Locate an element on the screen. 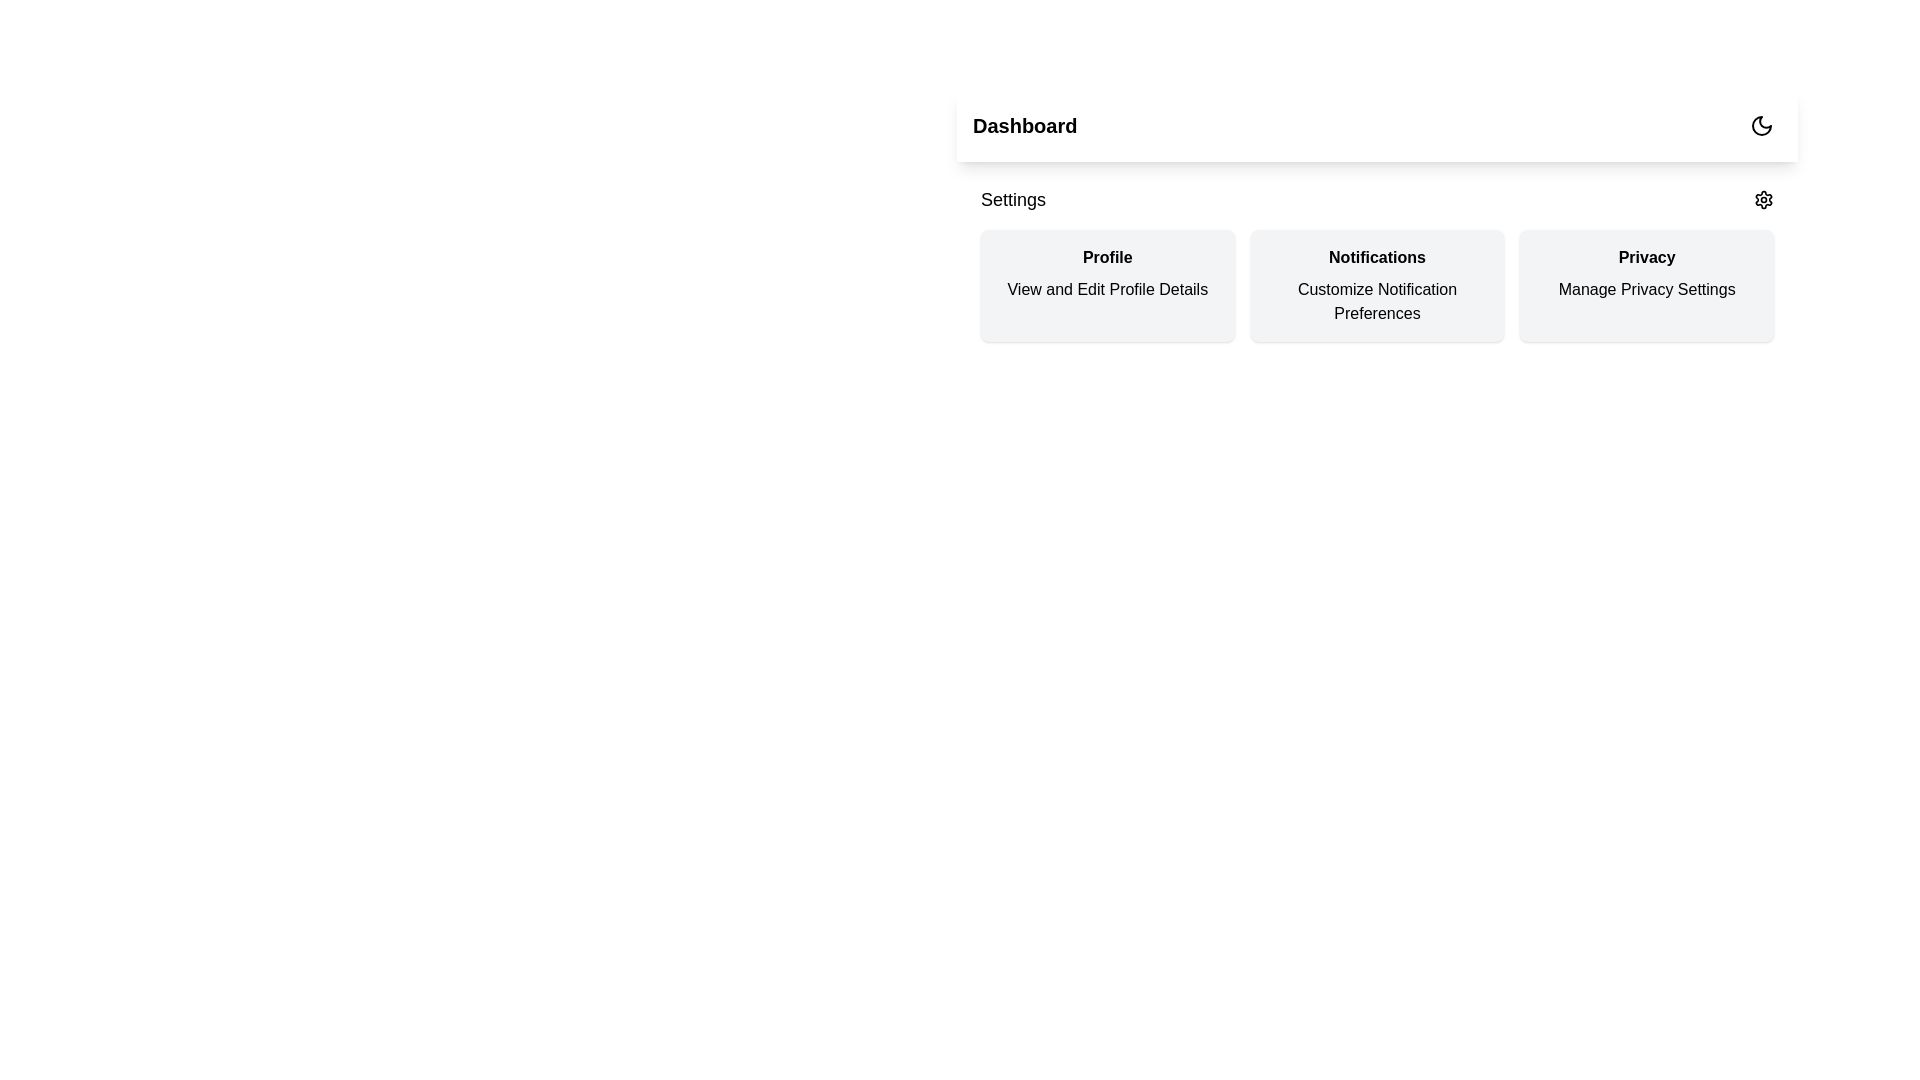  the 'Privacy' text label element, which is styled in medium-level bold font and is part of a card-like segment with rounded corners, located above the 'Manage Privacy Settings' text is located at coordinates (1647, 257).